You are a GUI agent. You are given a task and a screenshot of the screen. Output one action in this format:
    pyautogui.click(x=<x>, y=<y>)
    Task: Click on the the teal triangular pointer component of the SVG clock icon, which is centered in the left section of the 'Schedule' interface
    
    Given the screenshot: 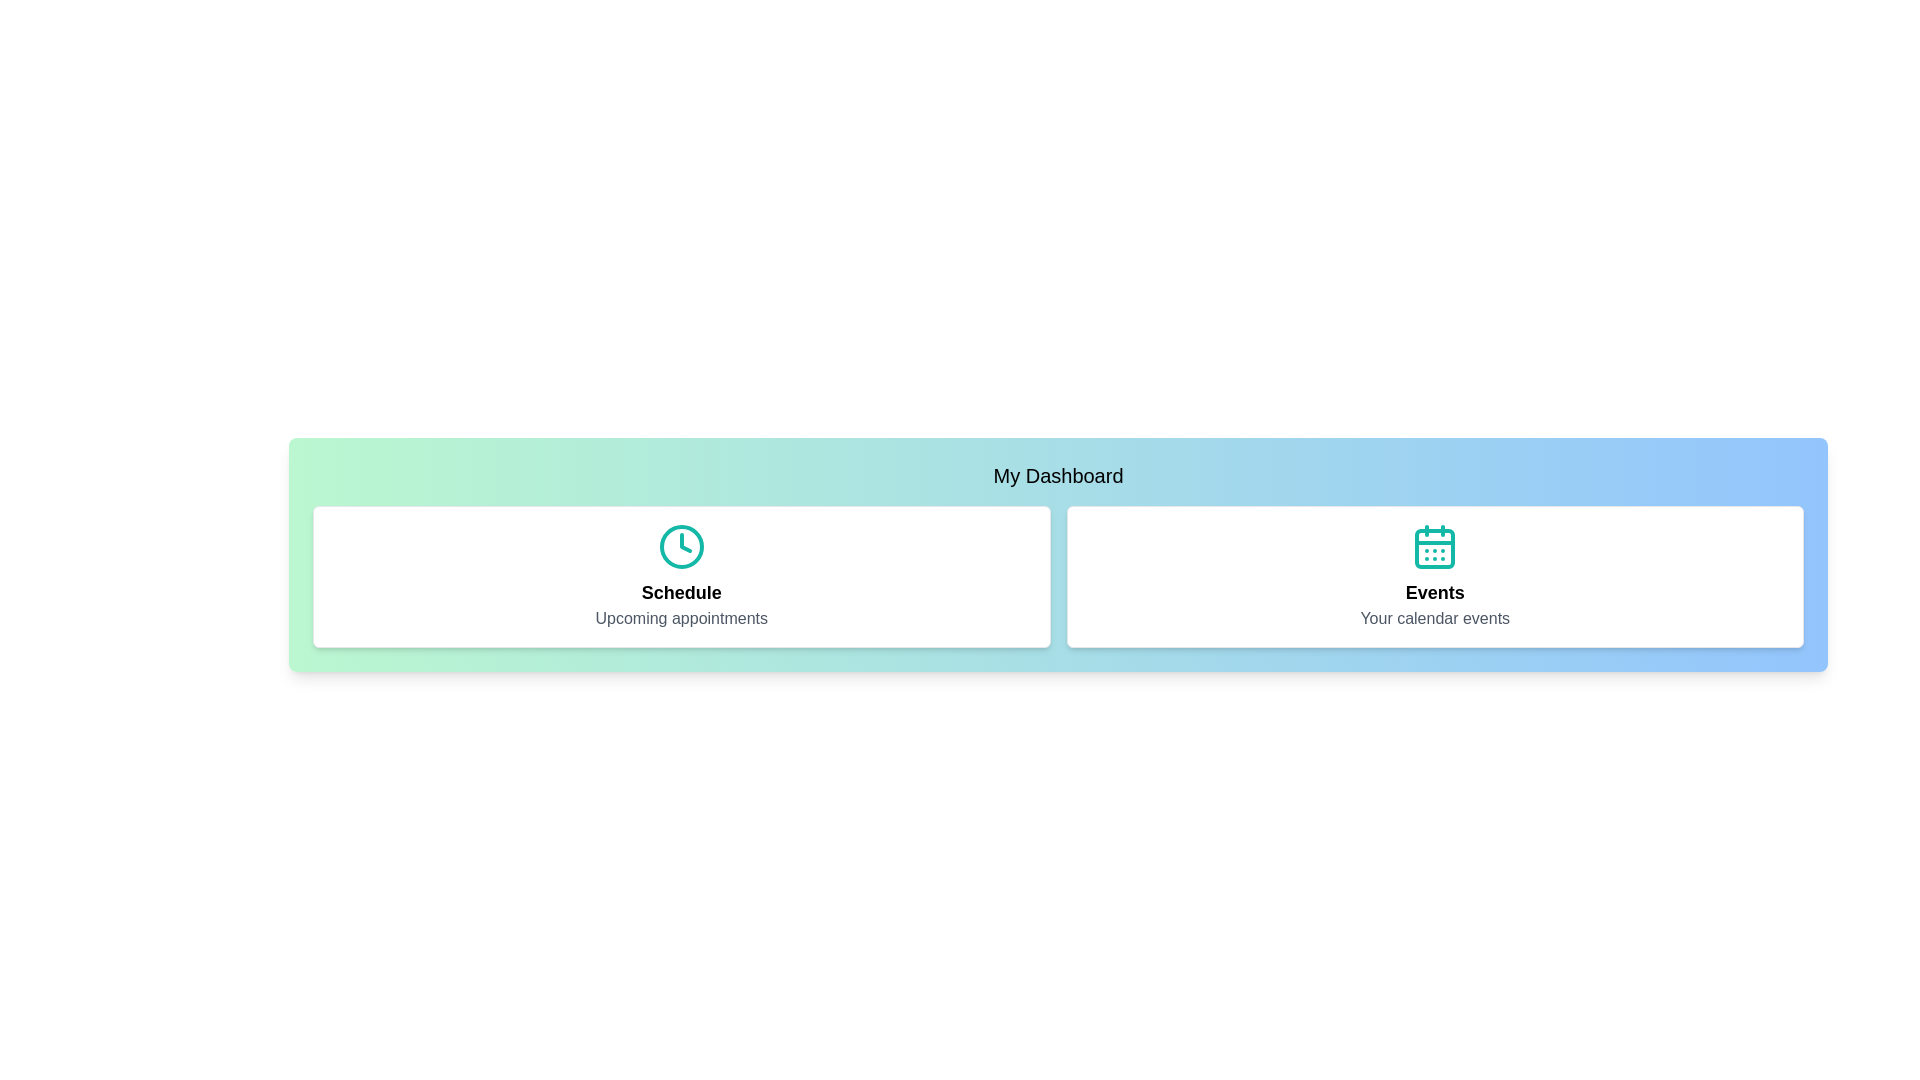 What is the action you would take?
    pyautogui.click(x=685, y=543)
    